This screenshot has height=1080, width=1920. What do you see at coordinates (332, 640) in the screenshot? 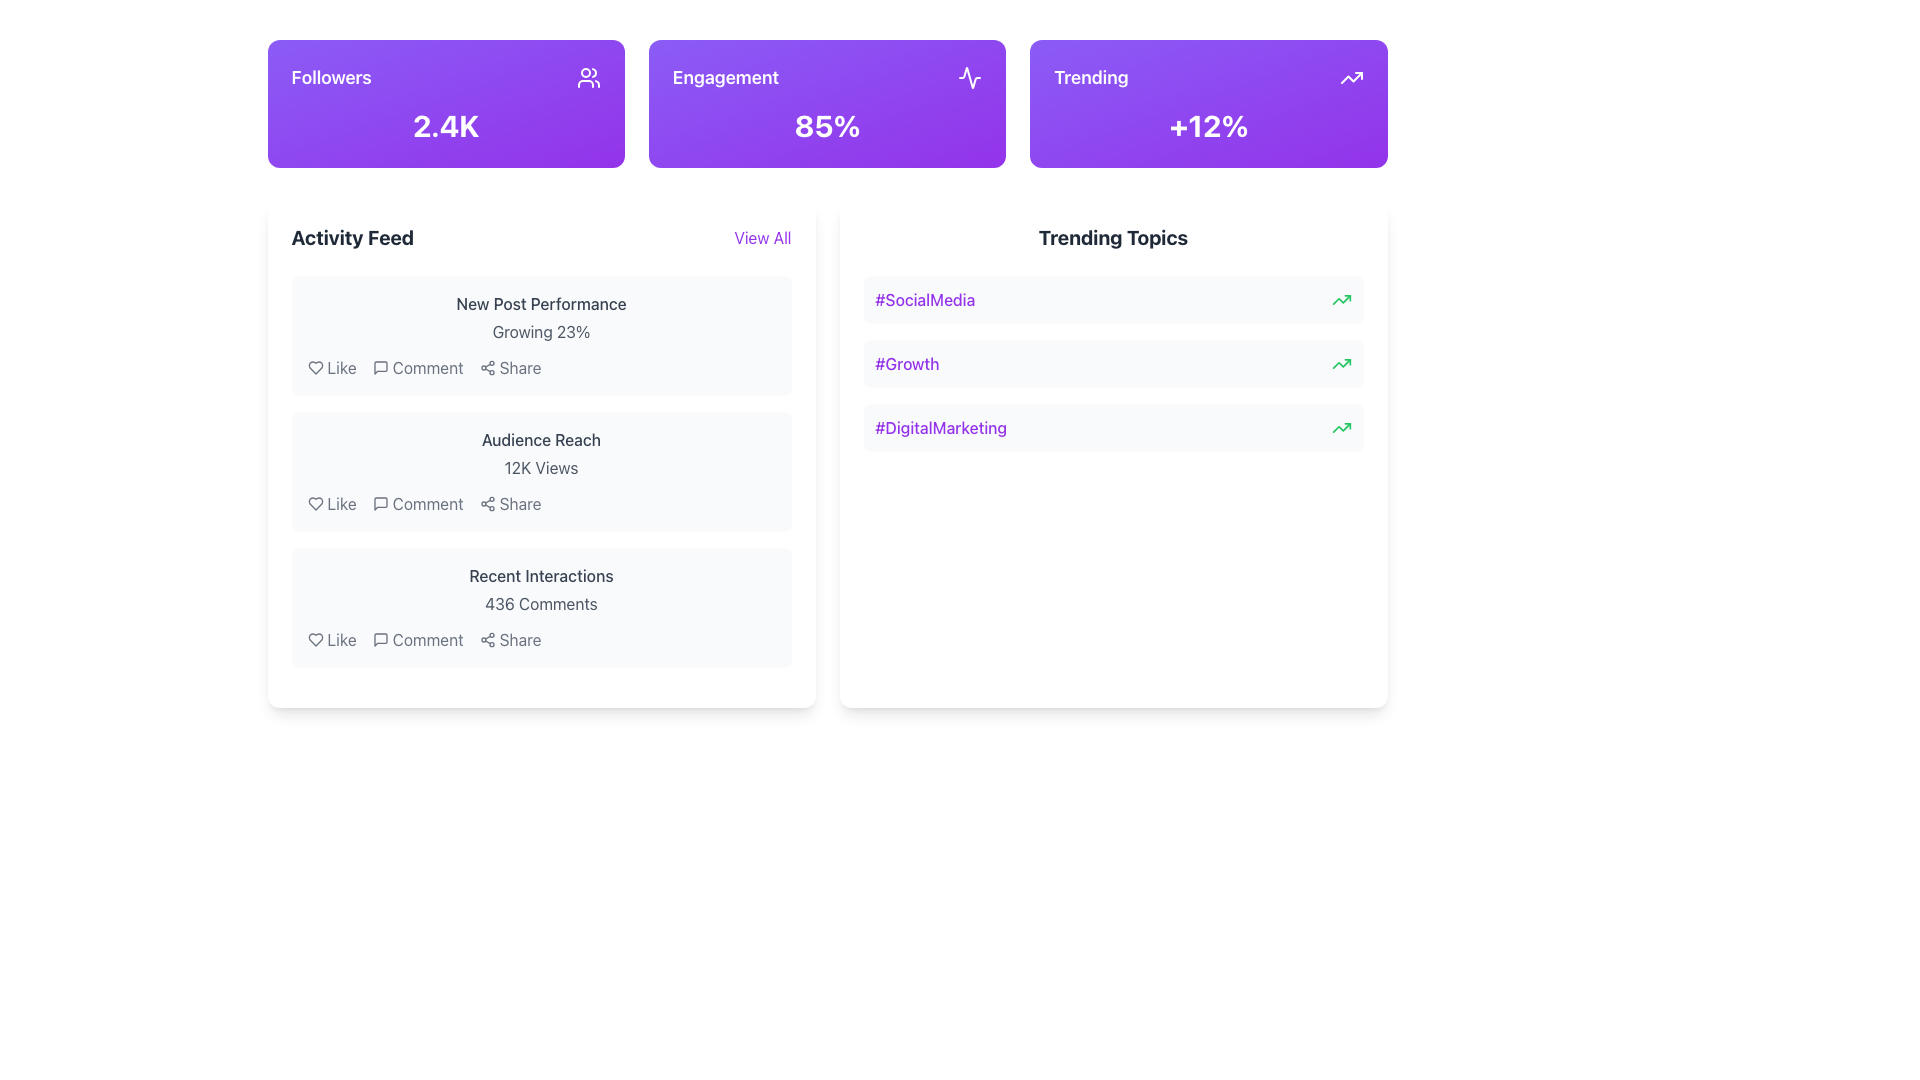
I see `the 'Like' button with the heart symbol on its left, located in the 'Recent Interactions' section of the Activity Feed` at bounding box center [332, 640].